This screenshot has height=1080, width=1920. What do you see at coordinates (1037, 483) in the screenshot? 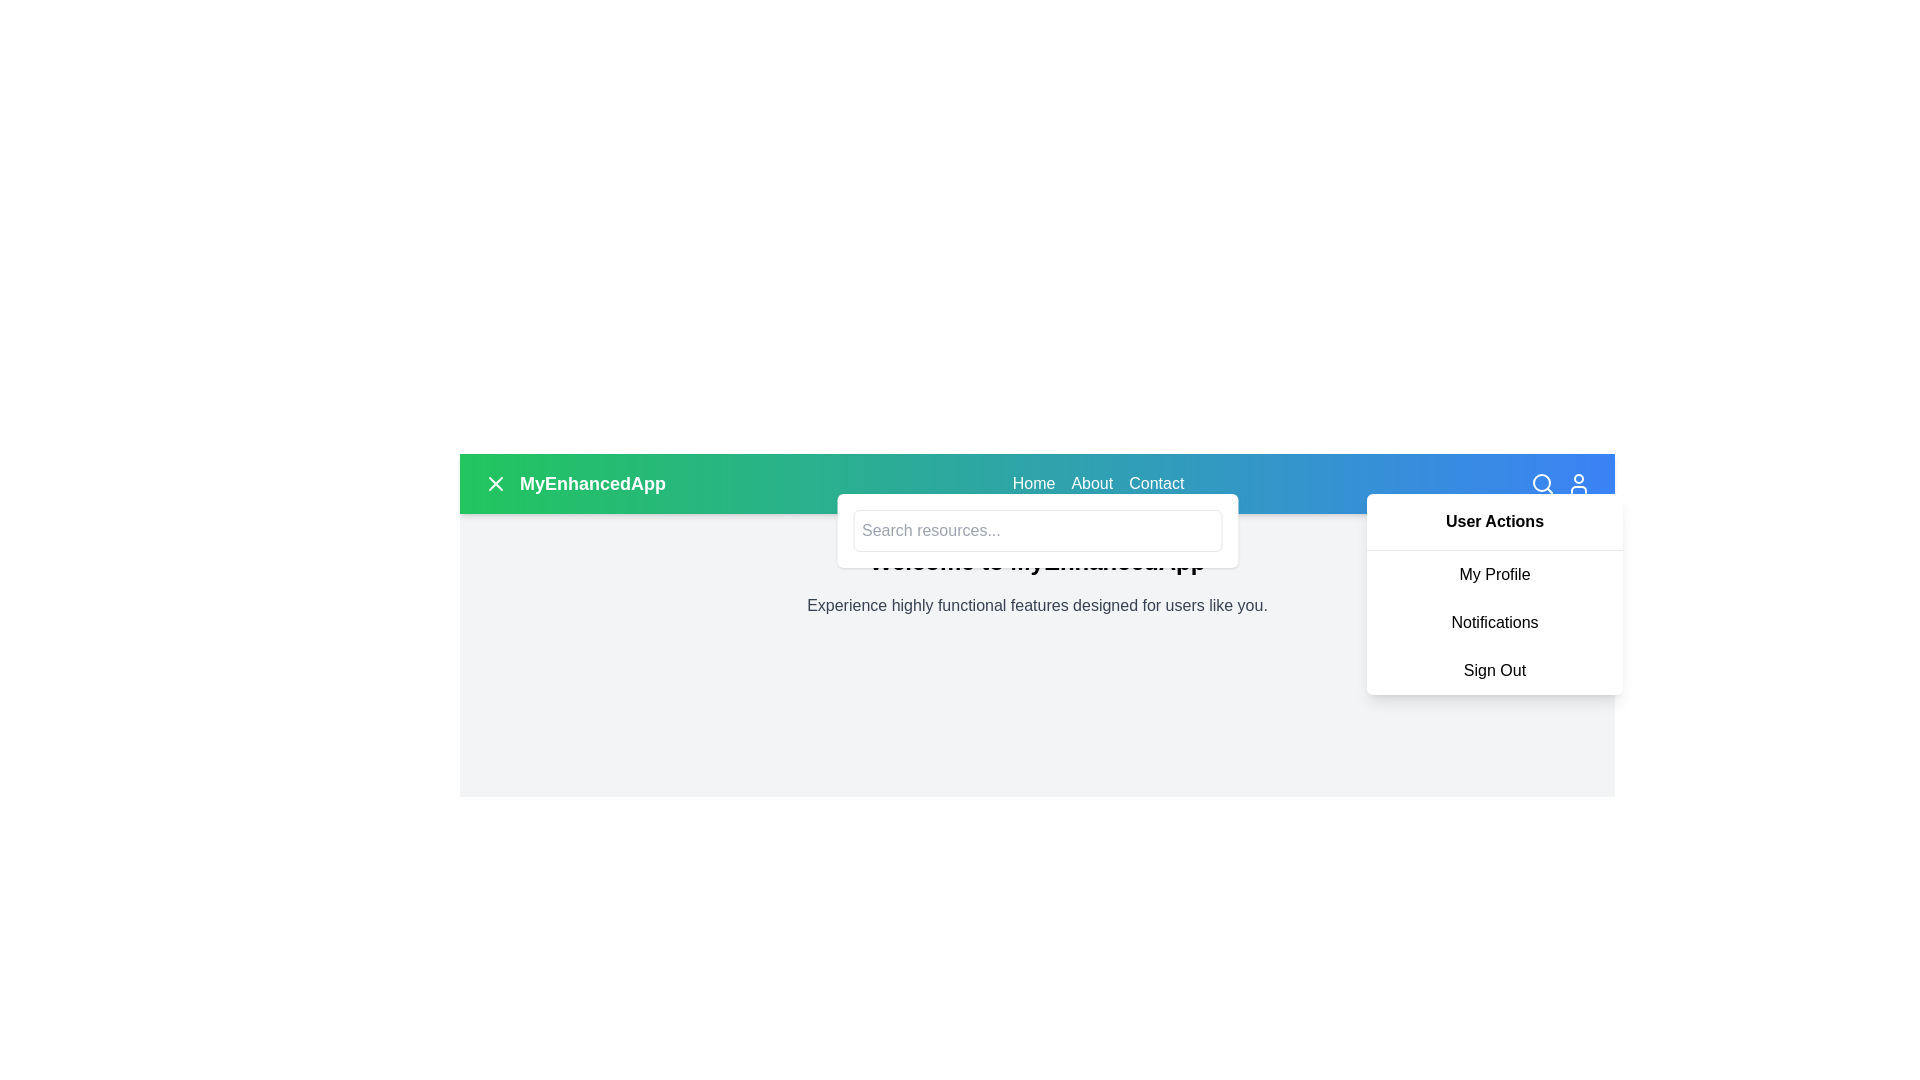
I see `the Navigation bar of 'MyEnhancedApp'` at bounding box center [1037, 483].